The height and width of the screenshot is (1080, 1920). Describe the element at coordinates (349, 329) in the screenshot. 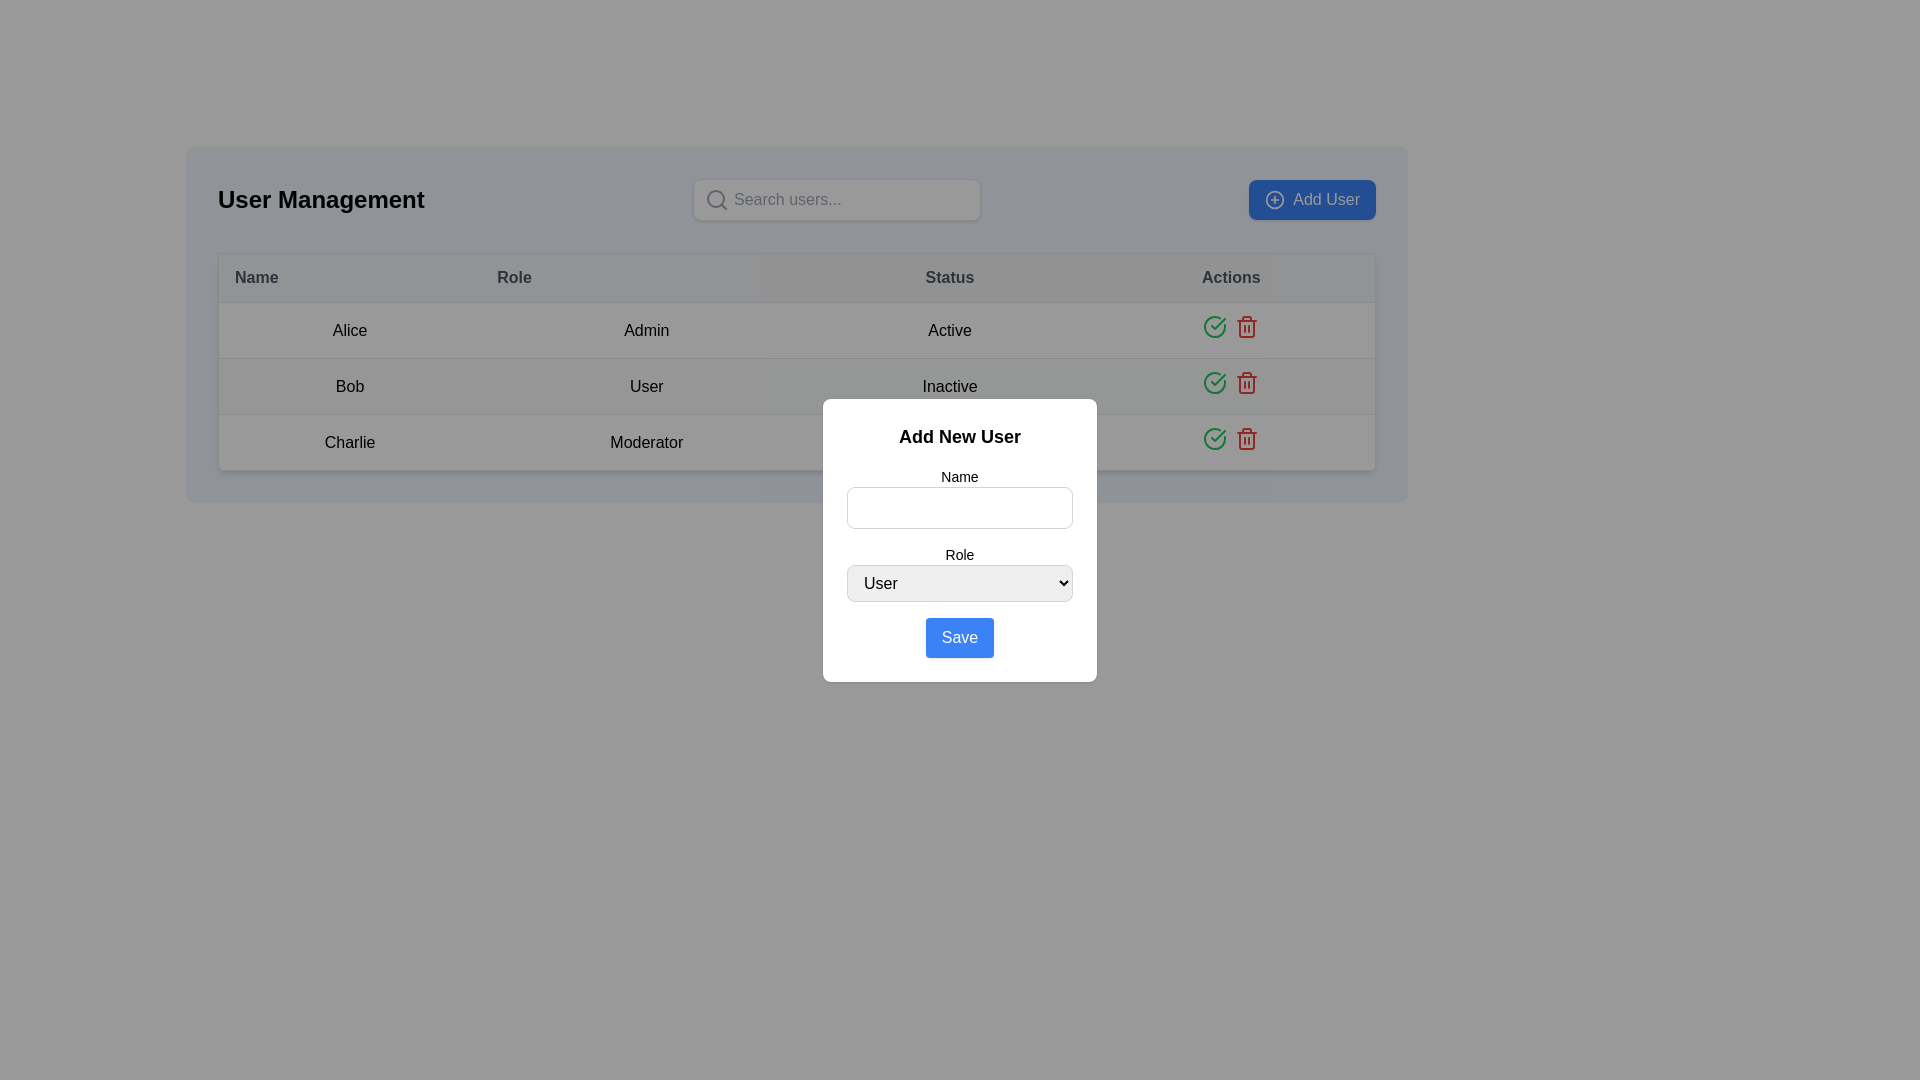

I see `text content of the 'Alice' entry in the first row of the table under the 'Name' column` at that location.